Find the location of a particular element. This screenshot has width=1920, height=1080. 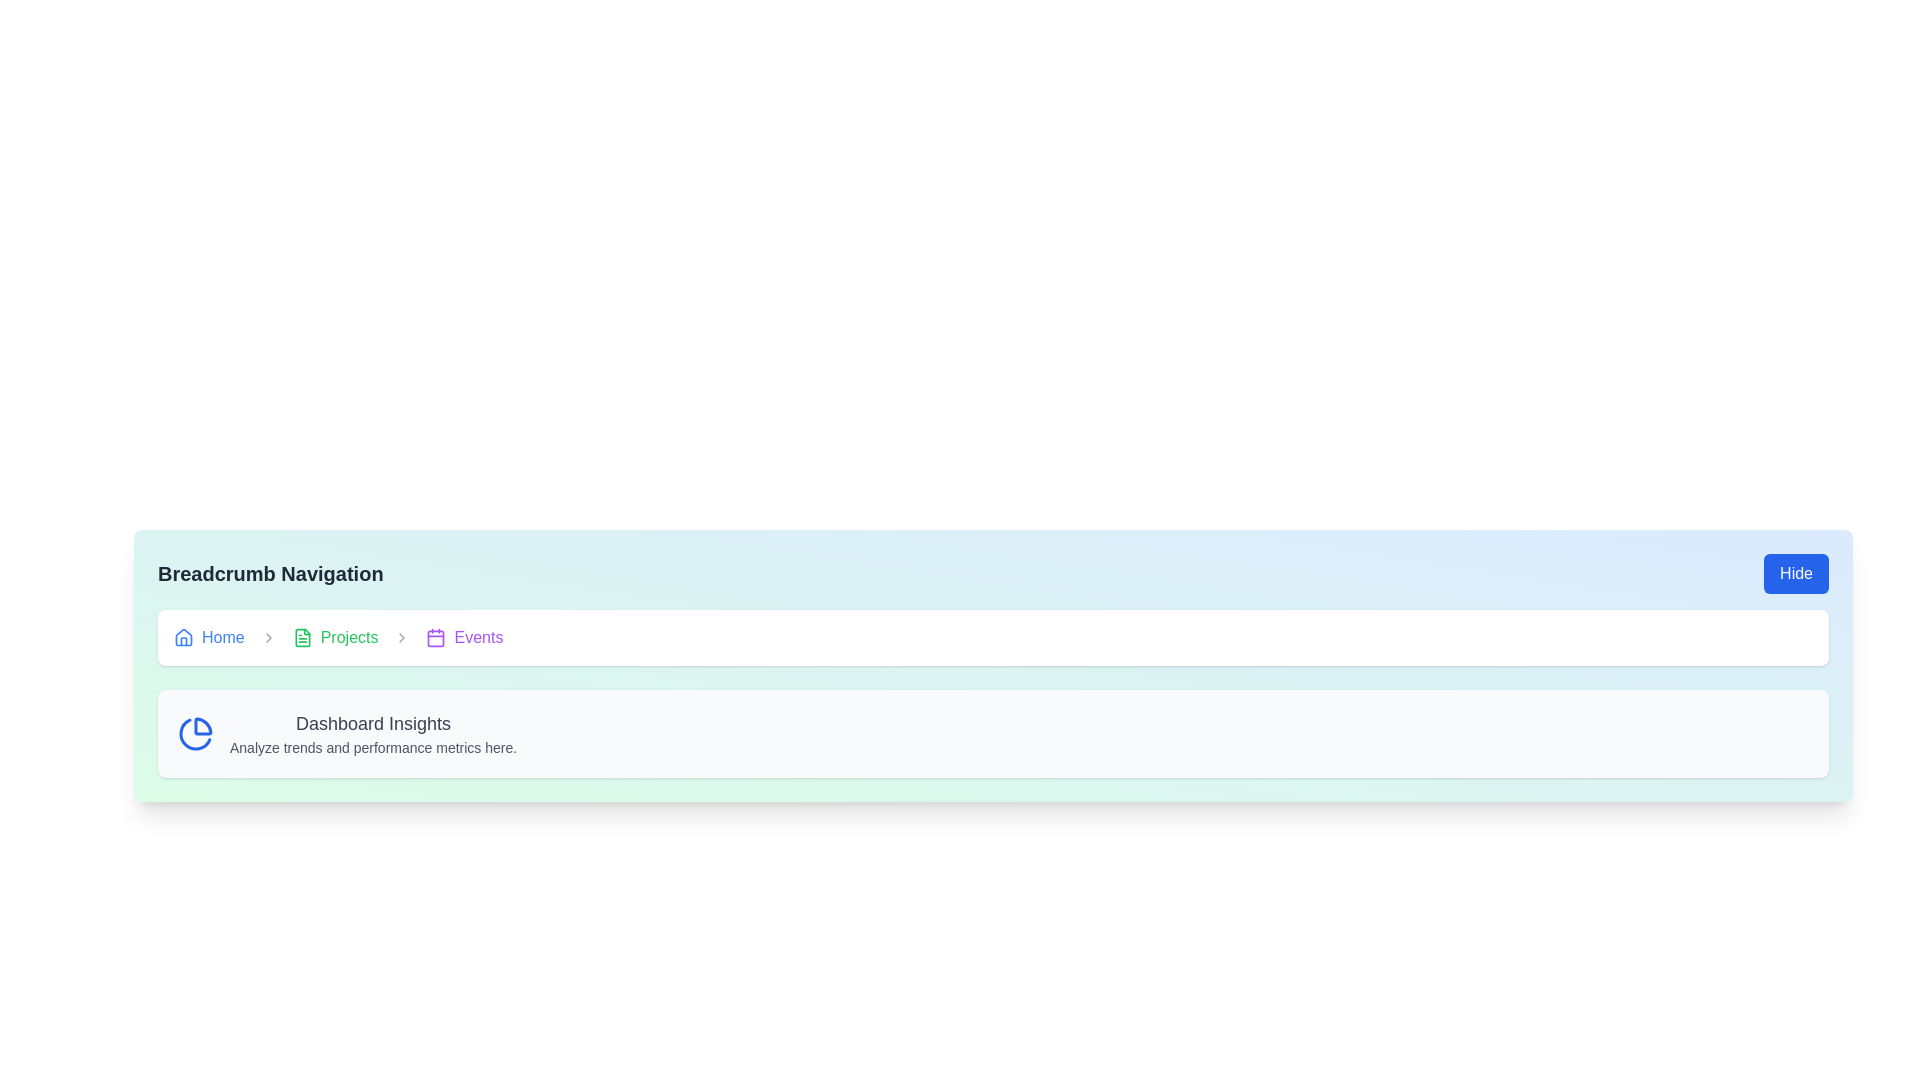

the document icon styled with a green color palette located next to the 'Projects' text in the breadcrumb navigation bar is located at coordinates (301, 637).